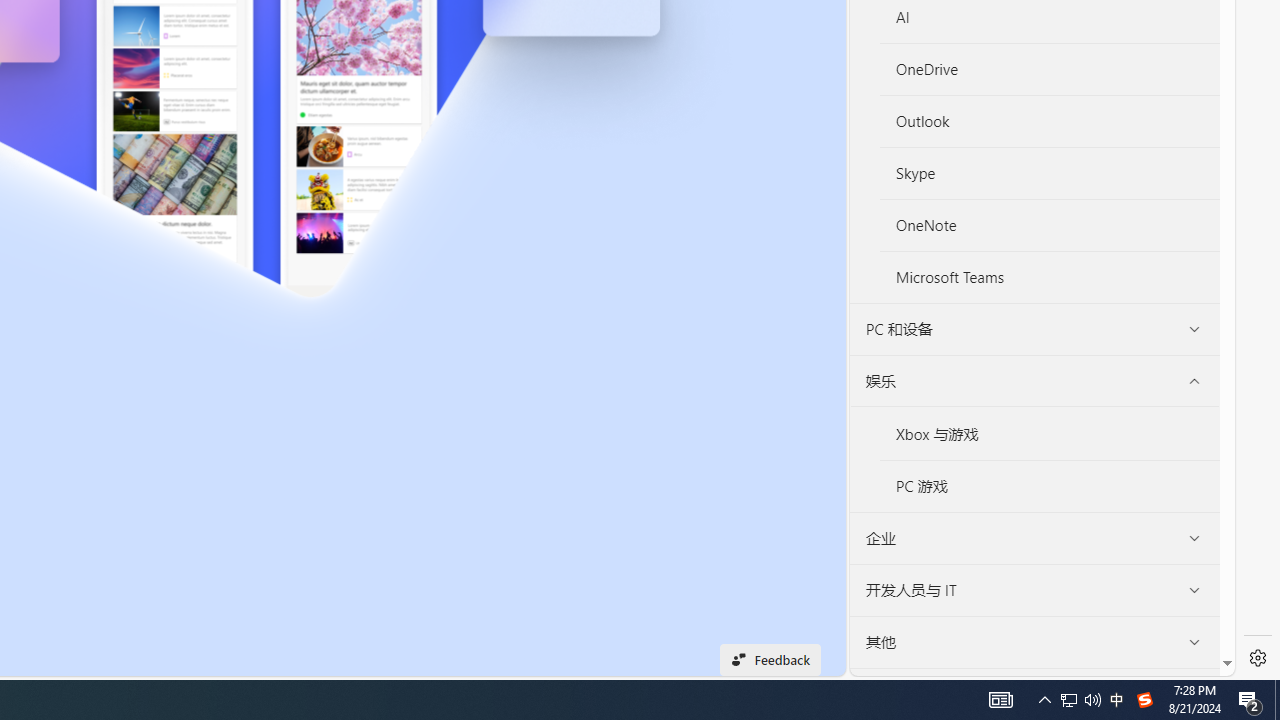  I want to click on 'Skype', so click(1048, 172).